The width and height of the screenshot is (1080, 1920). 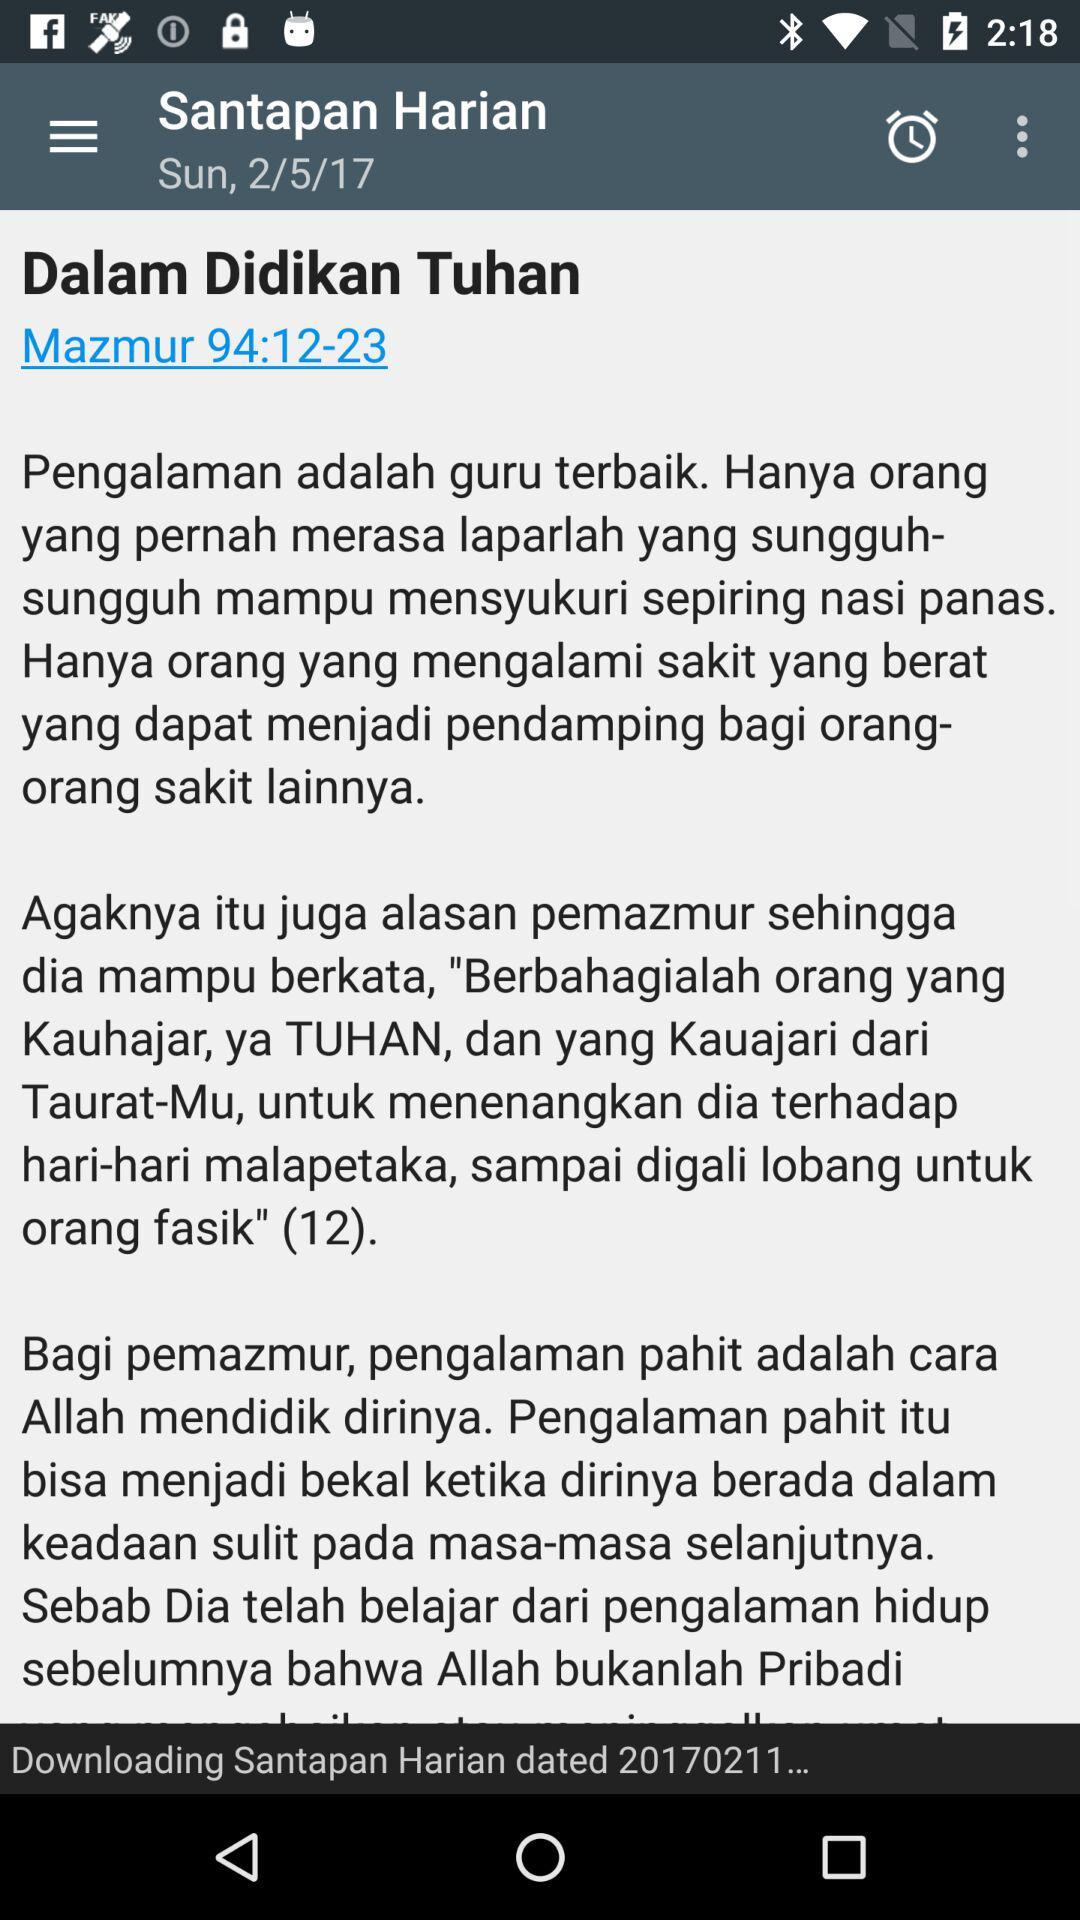 I want to click on the app next to santapan harian icon, so click(x=911, y=135).